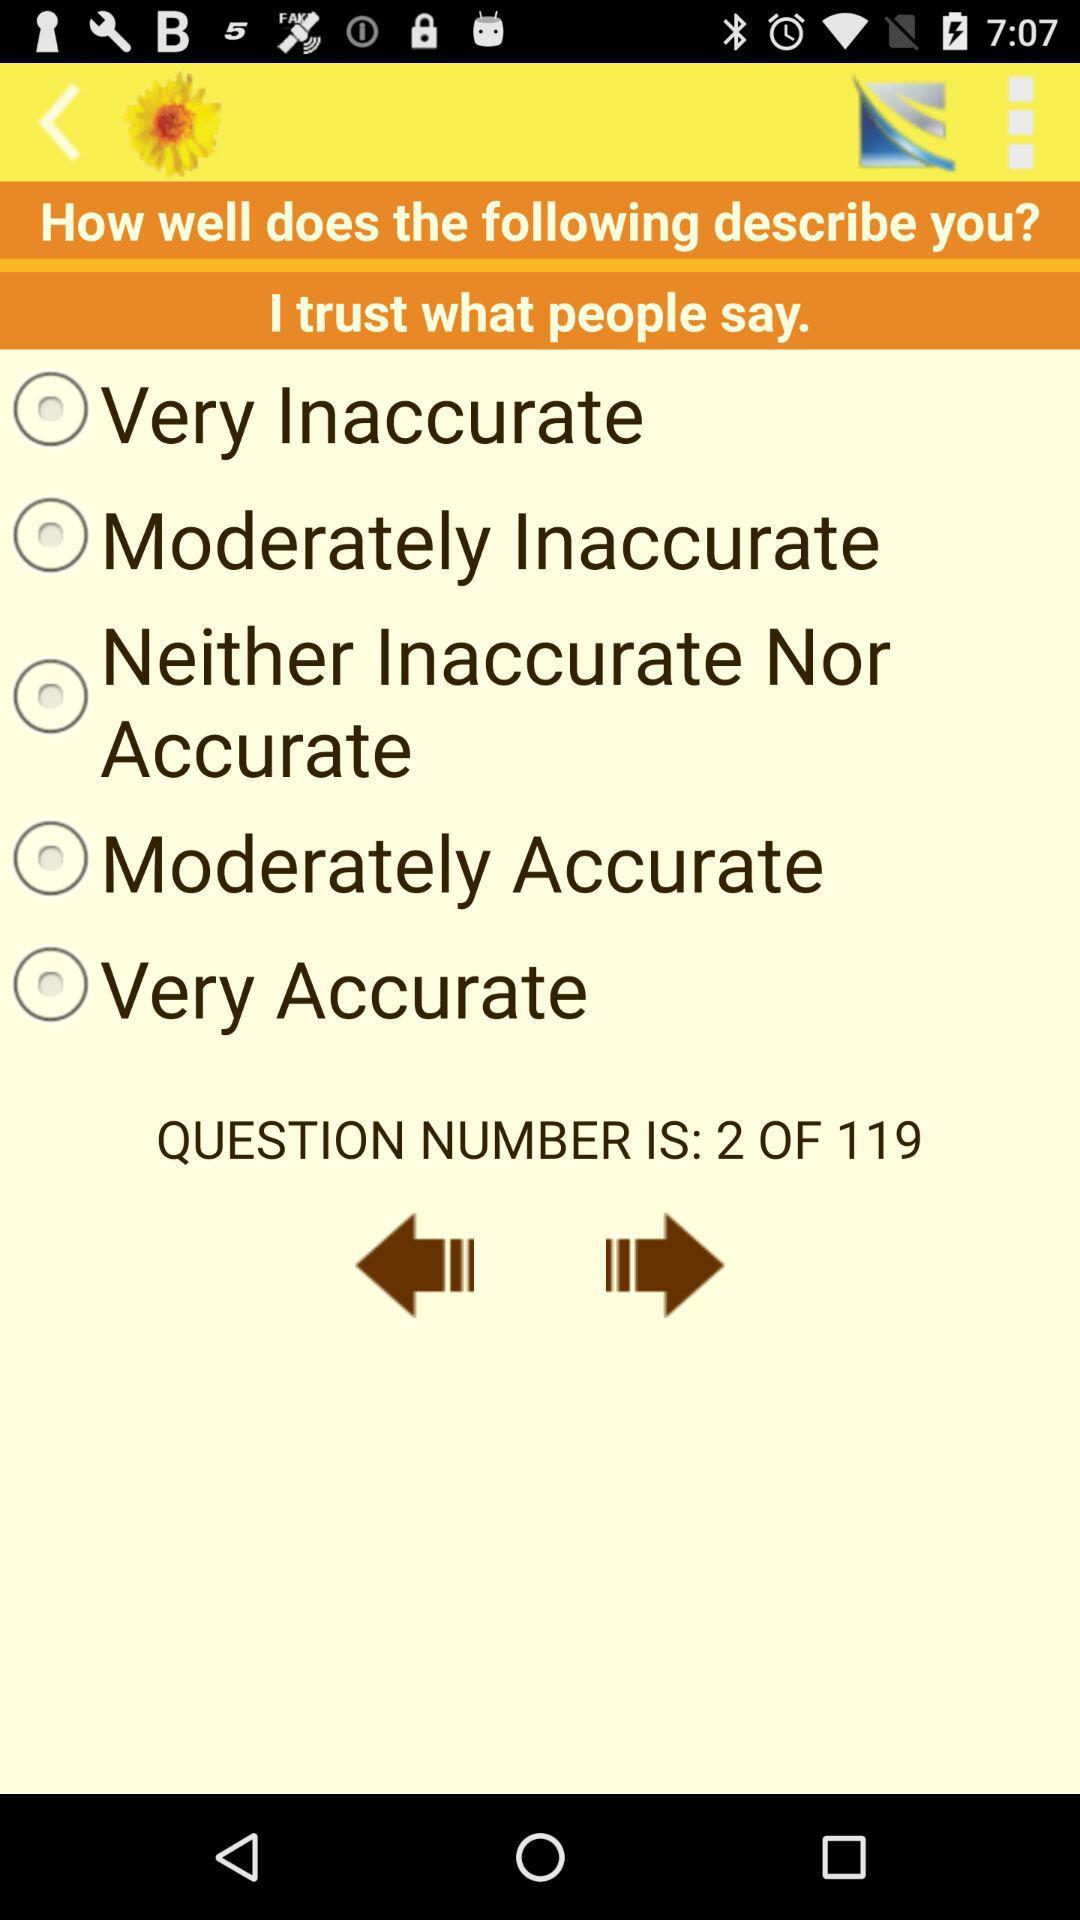  What do you see at coordinates (294, 987) in the screenshot?
I see `item on the left` at bounding box center [294, 987].